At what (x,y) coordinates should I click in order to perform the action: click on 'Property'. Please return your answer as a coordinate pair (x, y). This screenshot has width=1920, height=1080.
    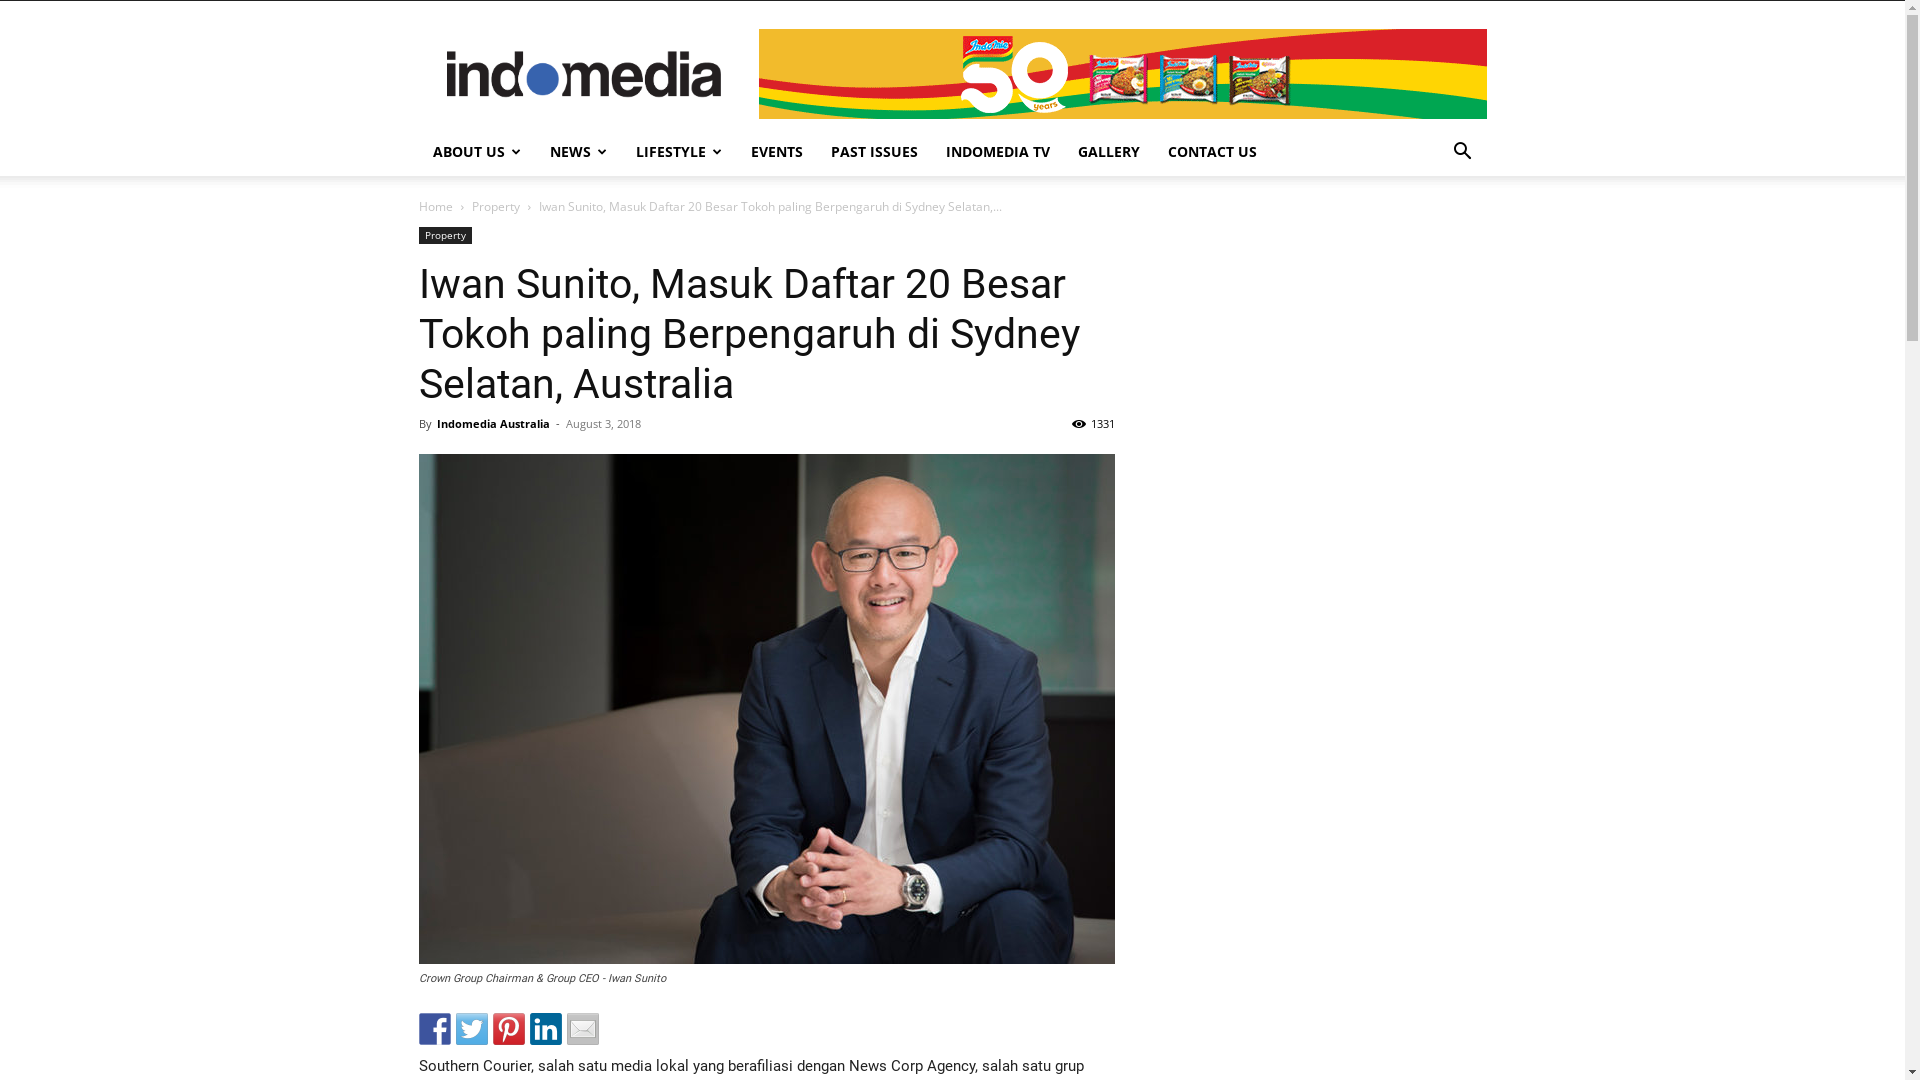
    Looking at the image, I should click on (443, 234).